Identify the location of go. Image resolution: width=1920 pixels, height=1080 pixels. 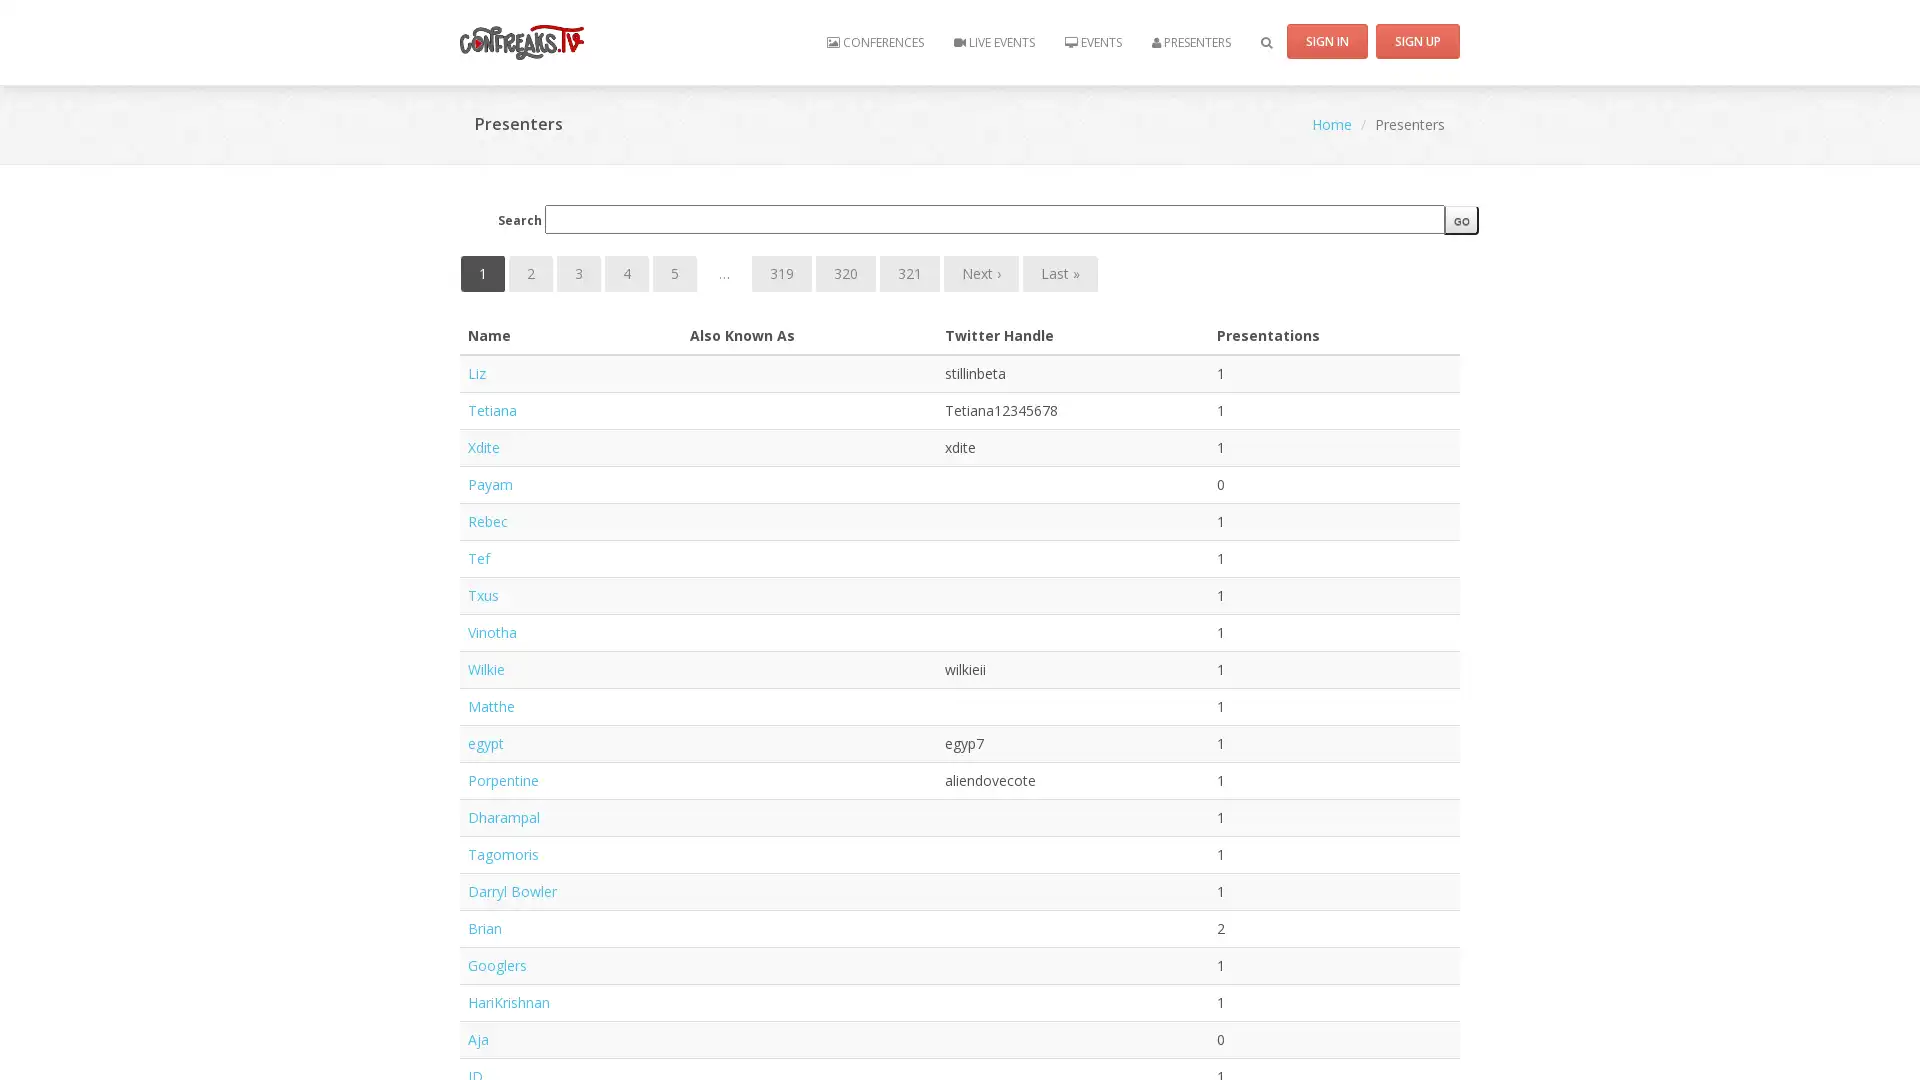
(1461, 220).